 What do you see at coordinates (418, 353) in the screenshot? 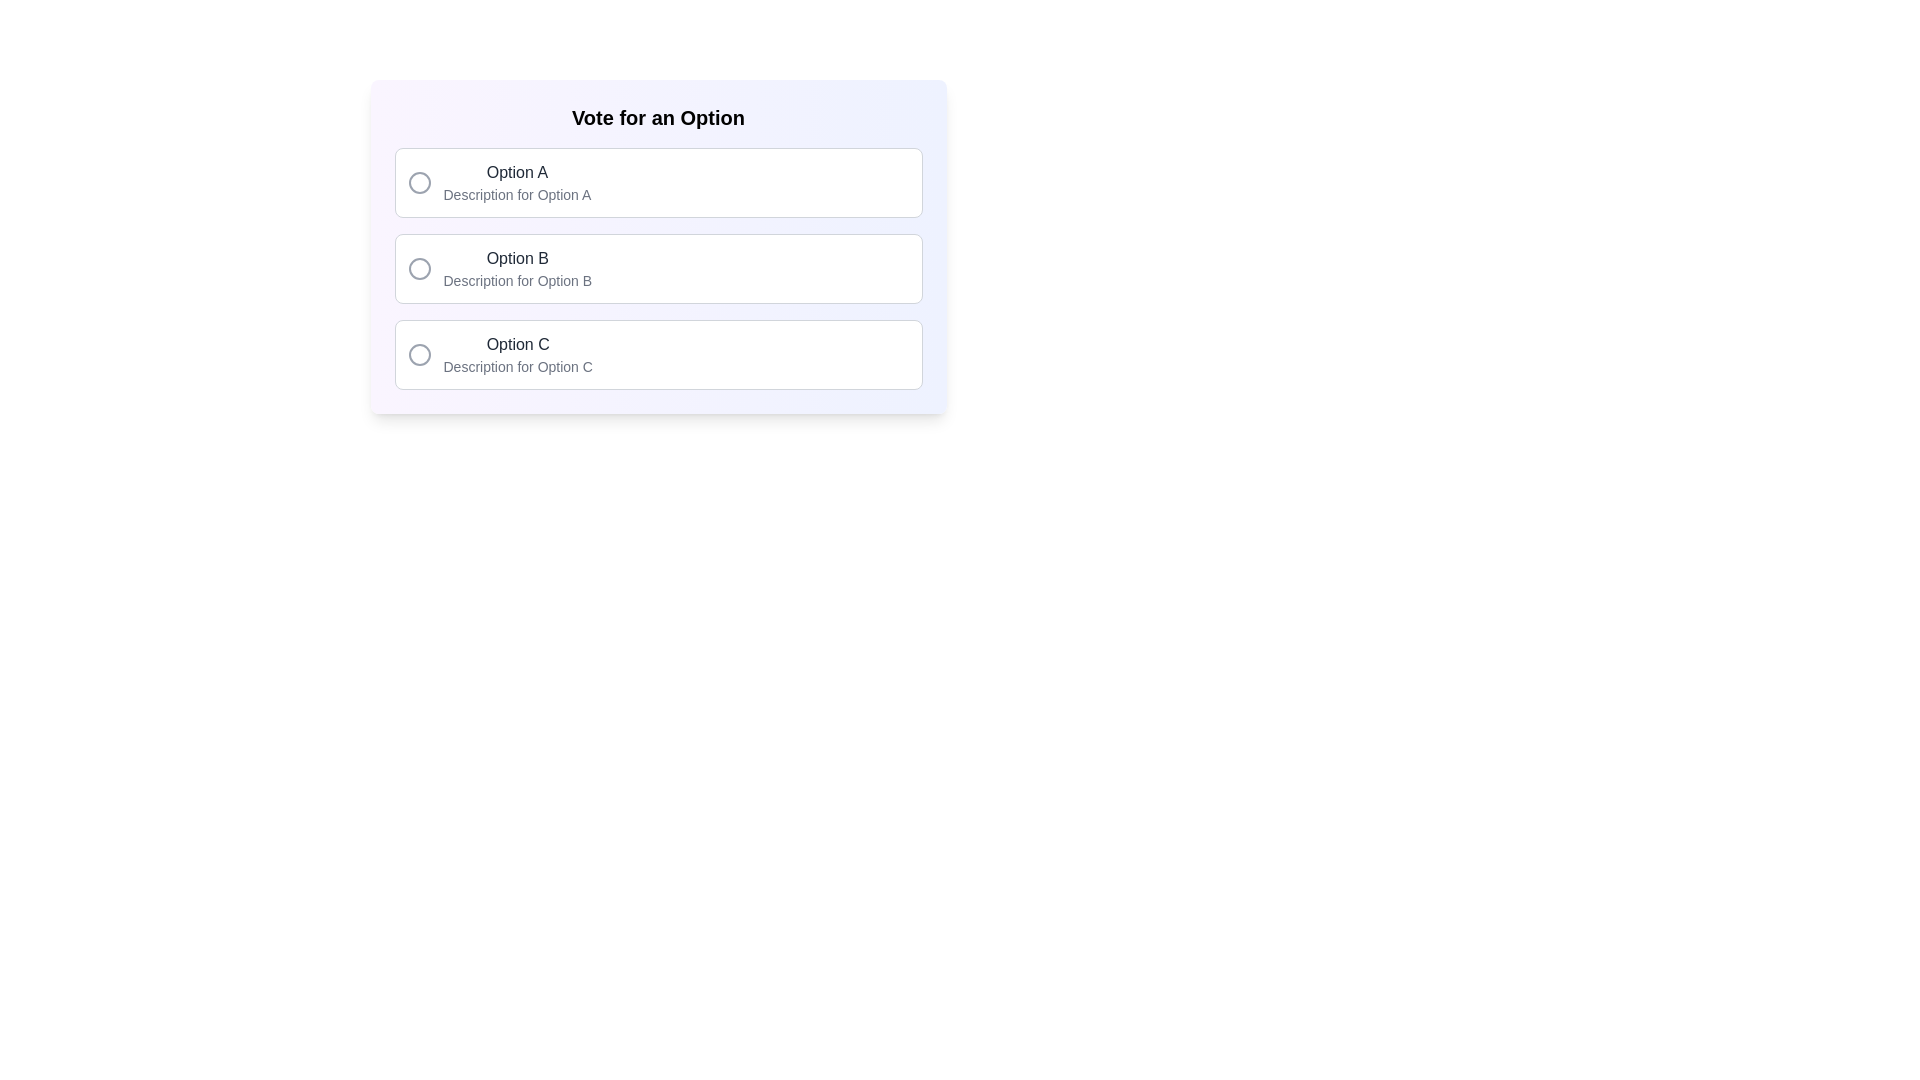
I see `the Circle graphical element of the radiobutton for 'Option C' to view the additional context menu` at bounding box center [418, 353].